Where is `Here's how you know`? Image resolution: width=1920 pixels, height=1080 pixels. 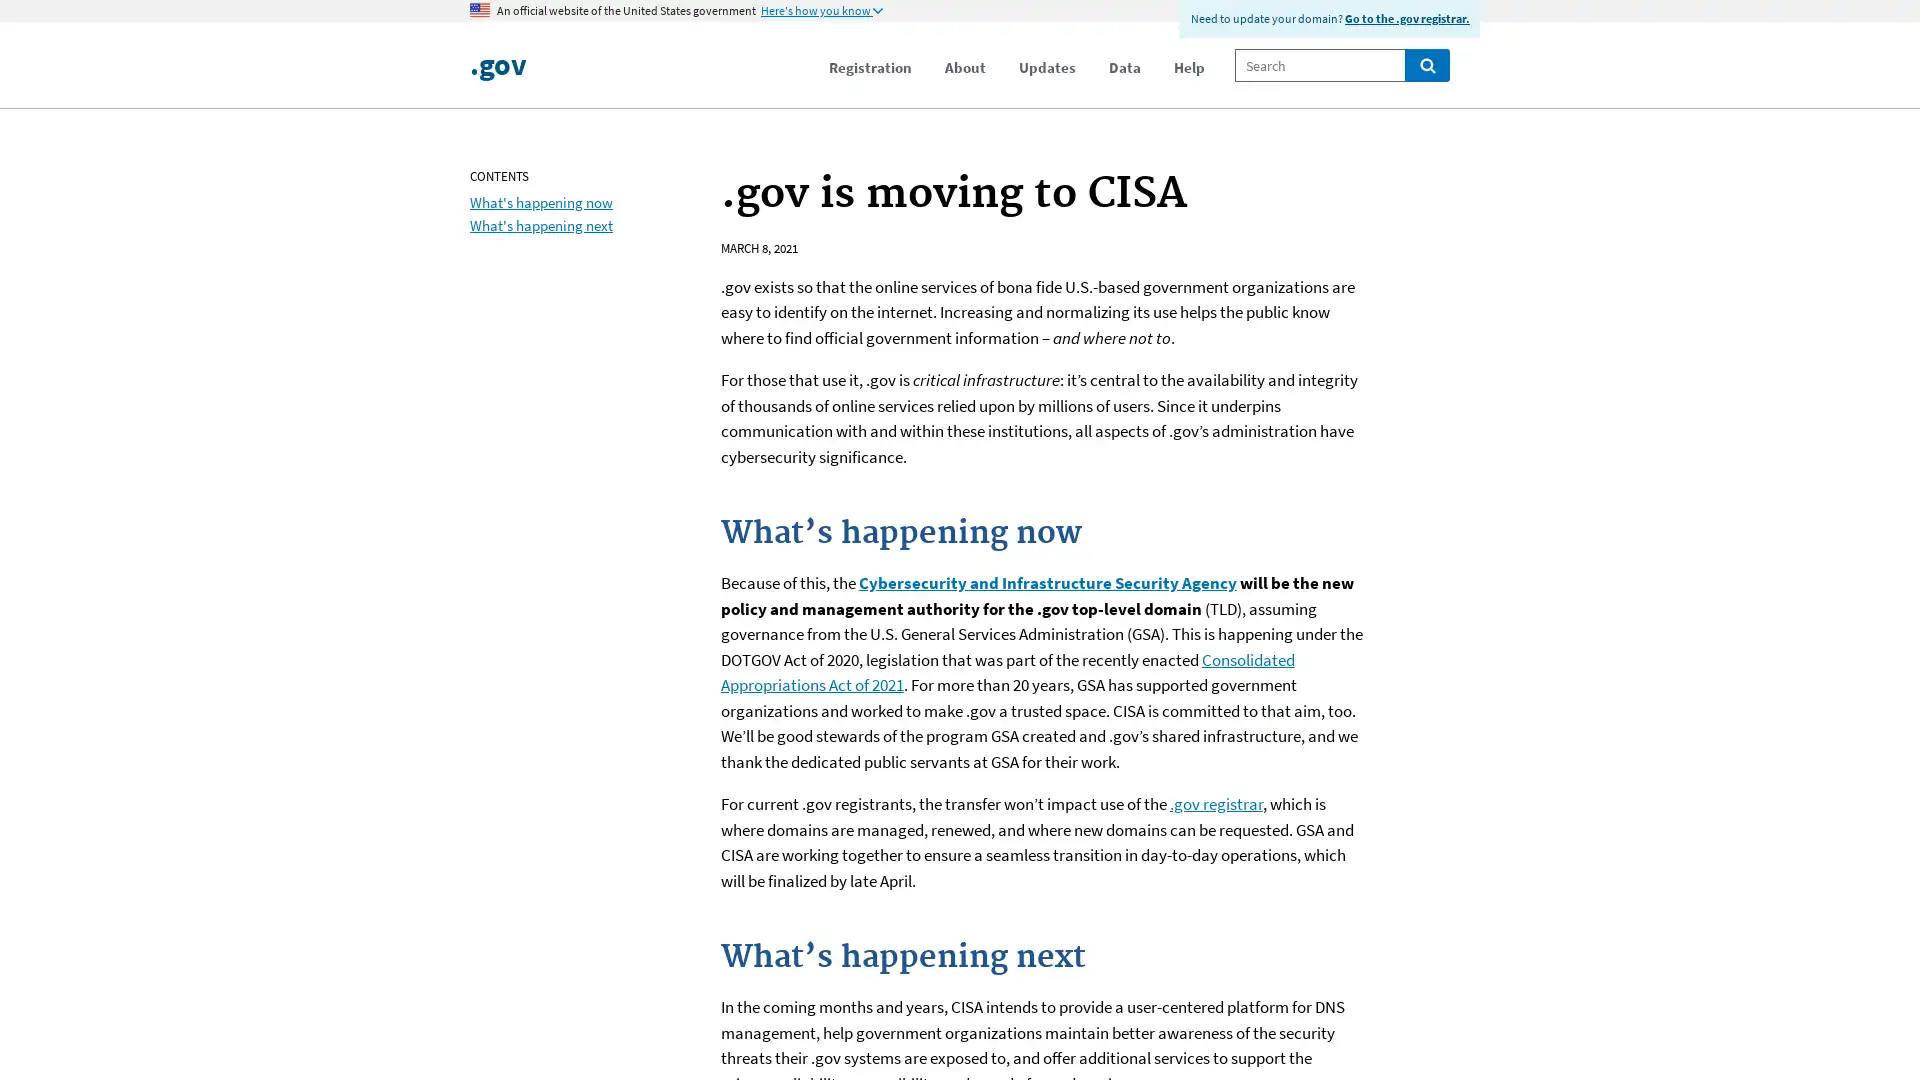 Here's how you know is located at coordinates (821, 11).